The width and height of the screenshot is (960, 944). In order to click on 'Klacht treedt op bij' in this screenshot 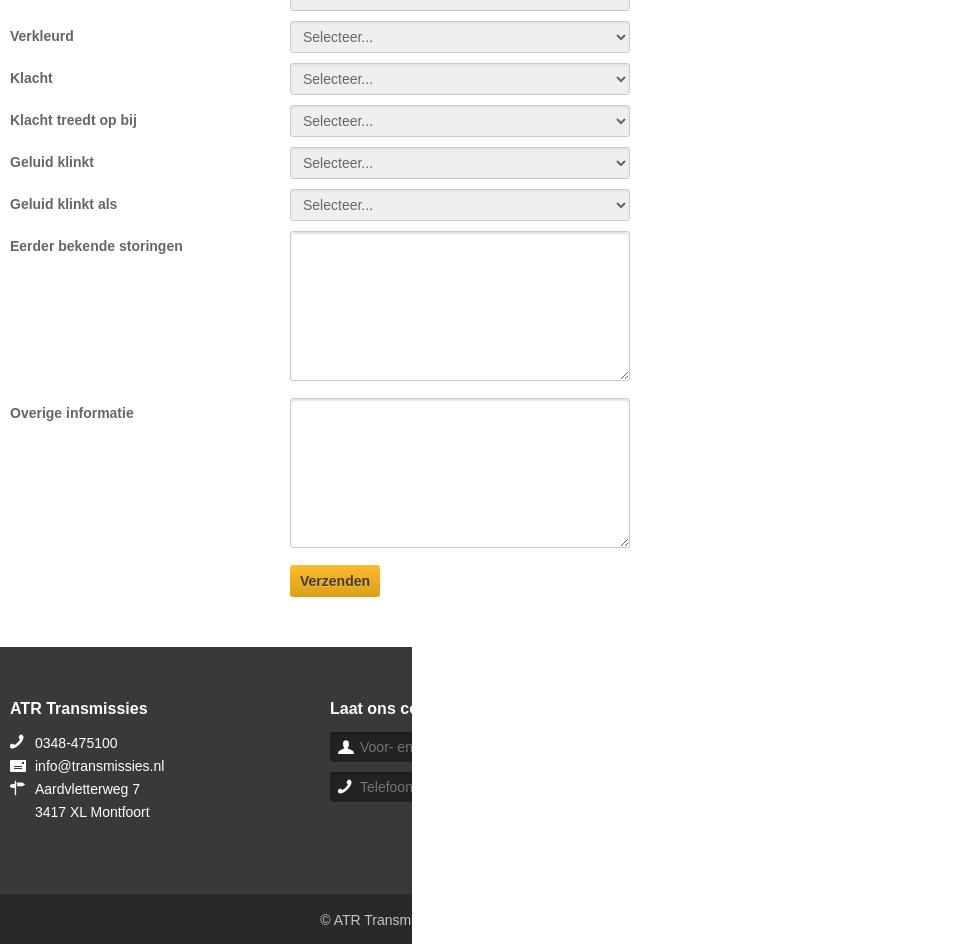, I will do `click(8, 119)`.